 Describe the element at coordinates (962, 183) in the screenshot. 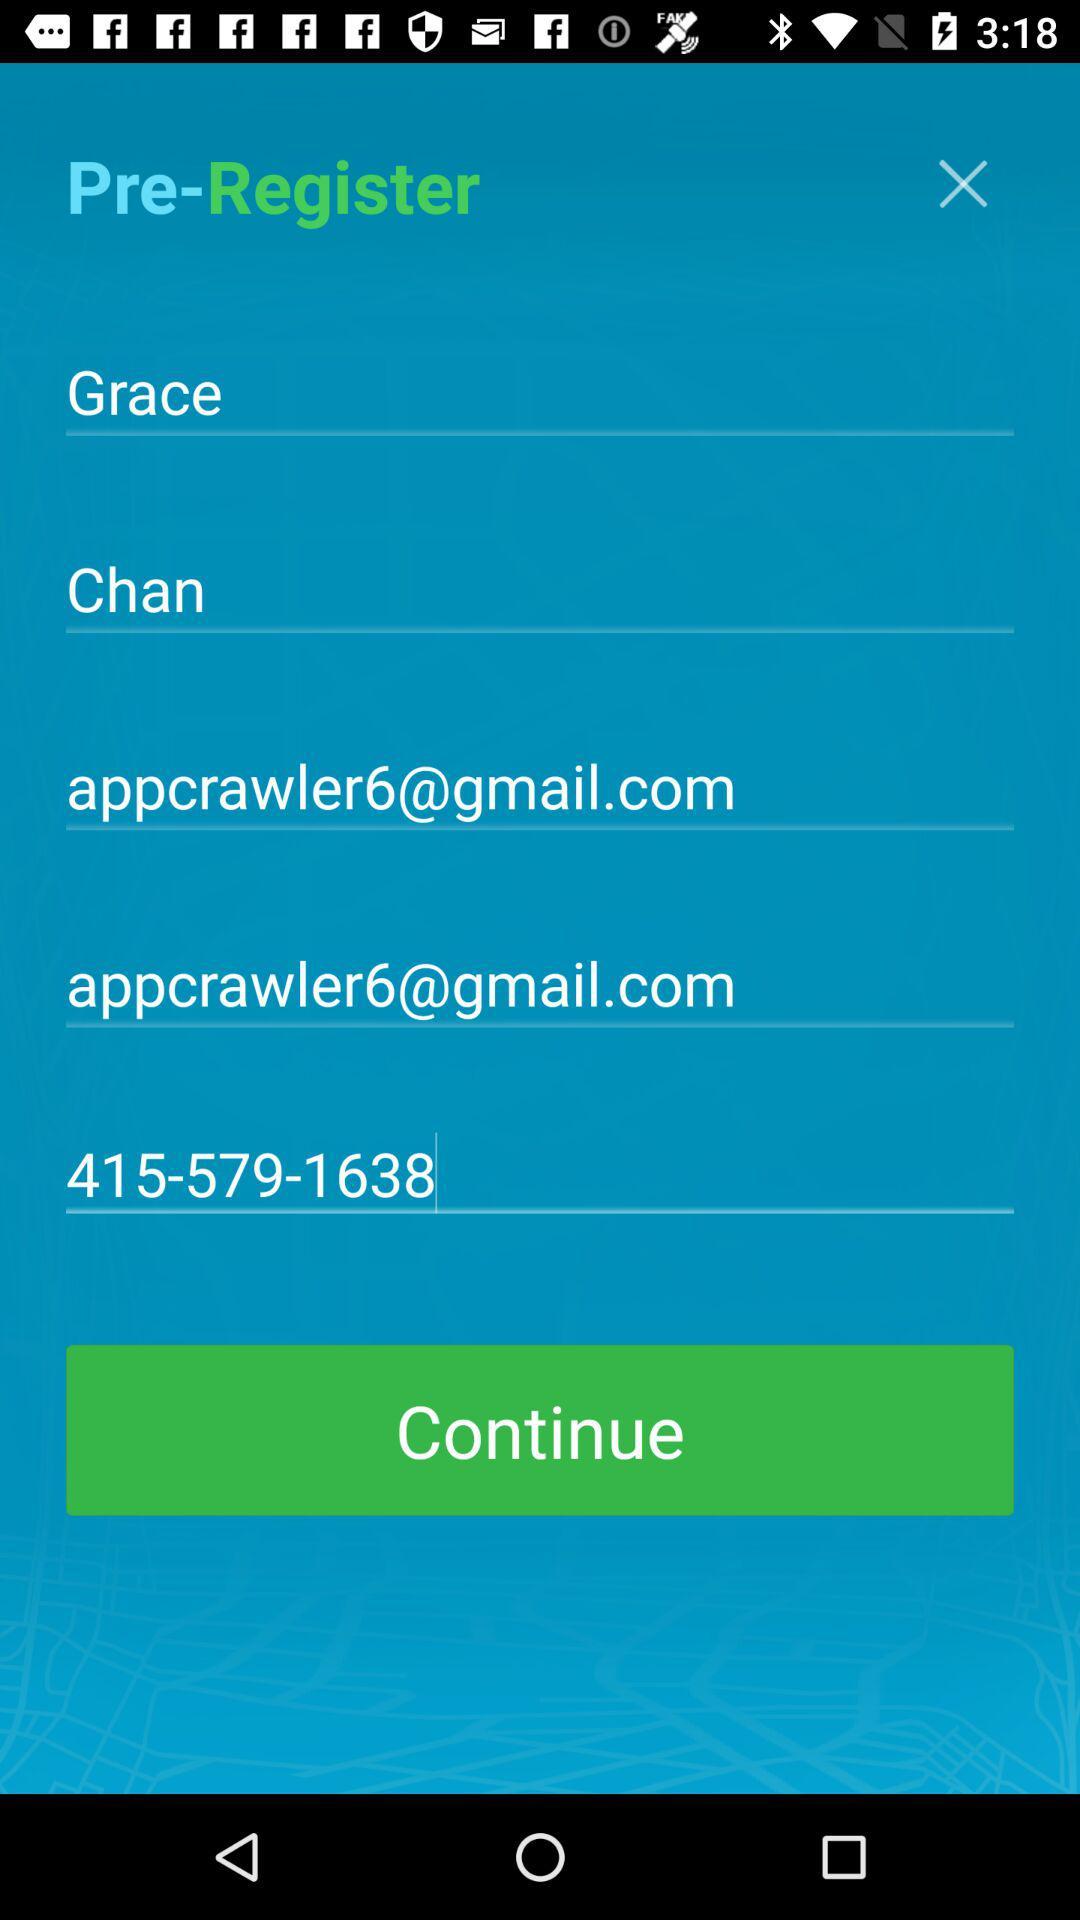

I see `x button` at that location.